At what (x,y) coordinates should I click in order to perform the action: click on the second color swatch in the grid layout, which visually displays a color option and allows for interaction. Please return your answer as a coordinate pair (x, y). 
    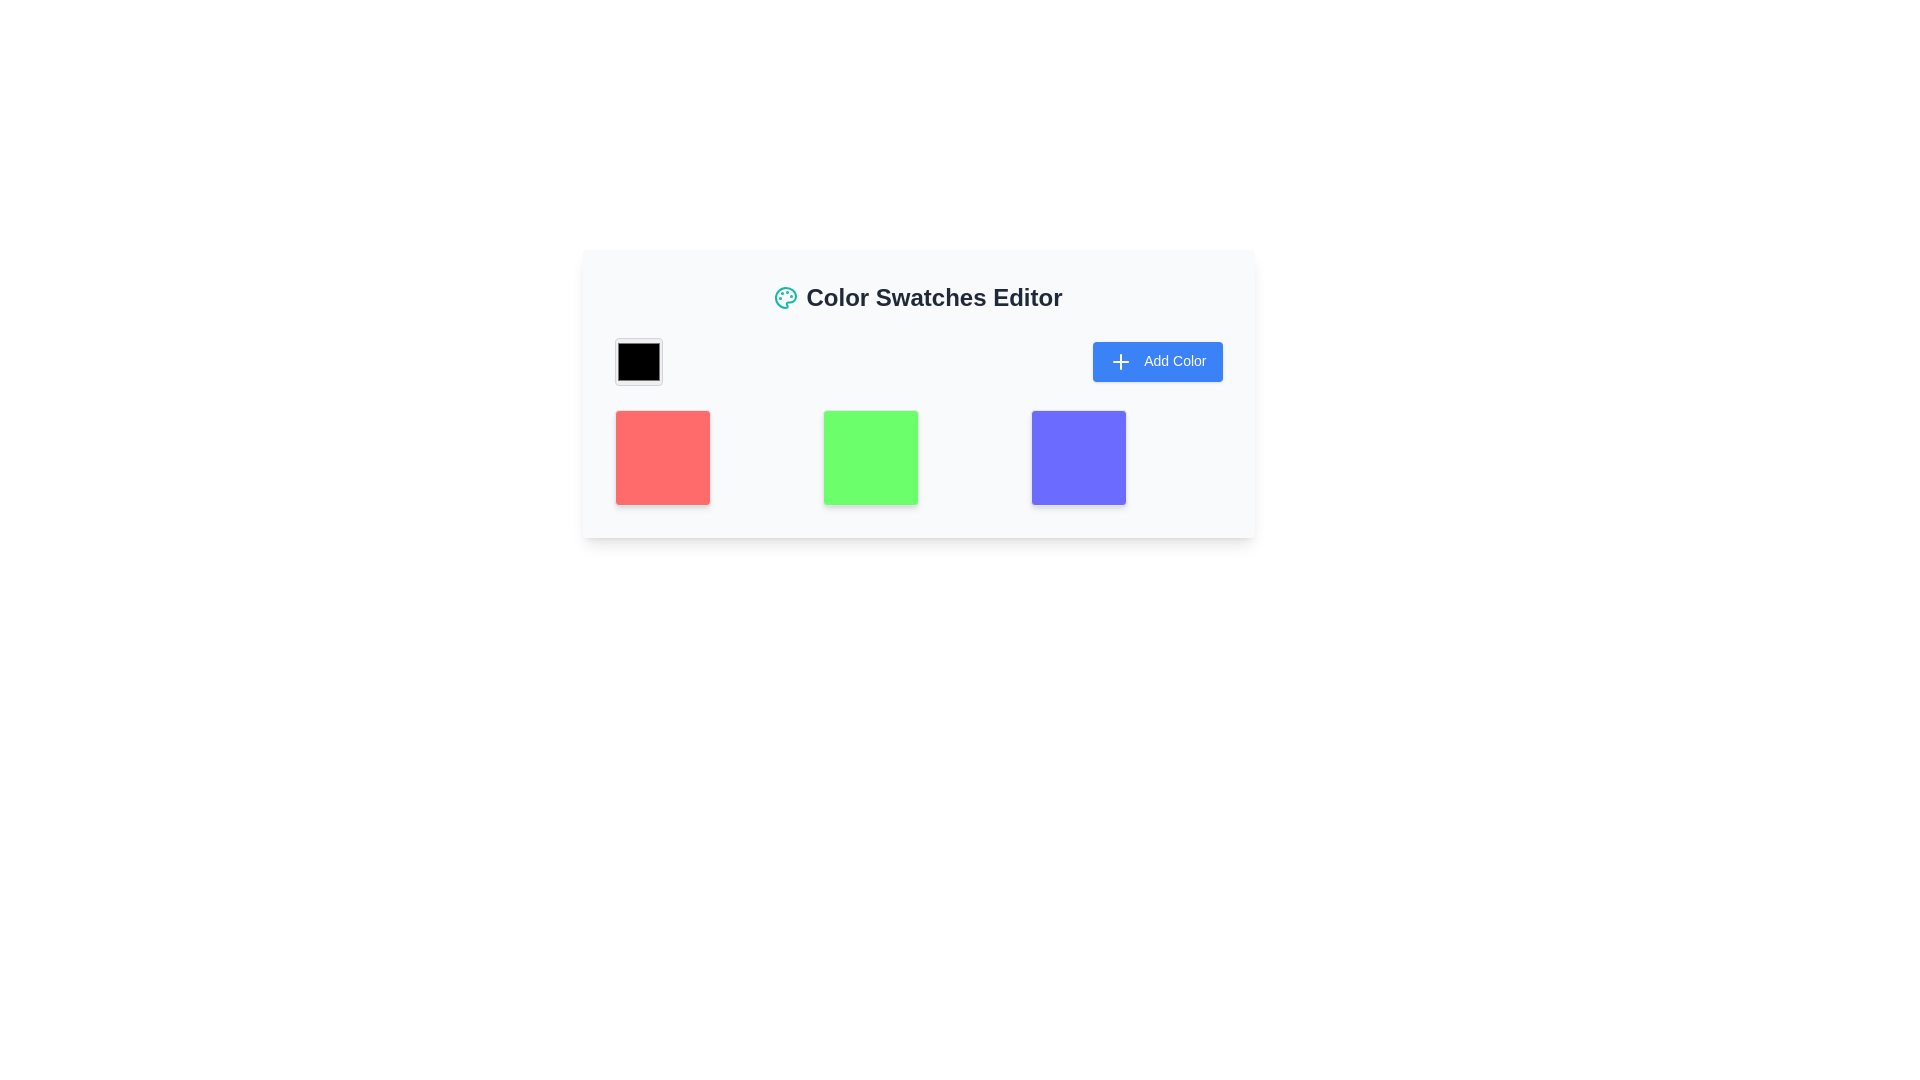
    Looking at the image, I should click on (917, 458).